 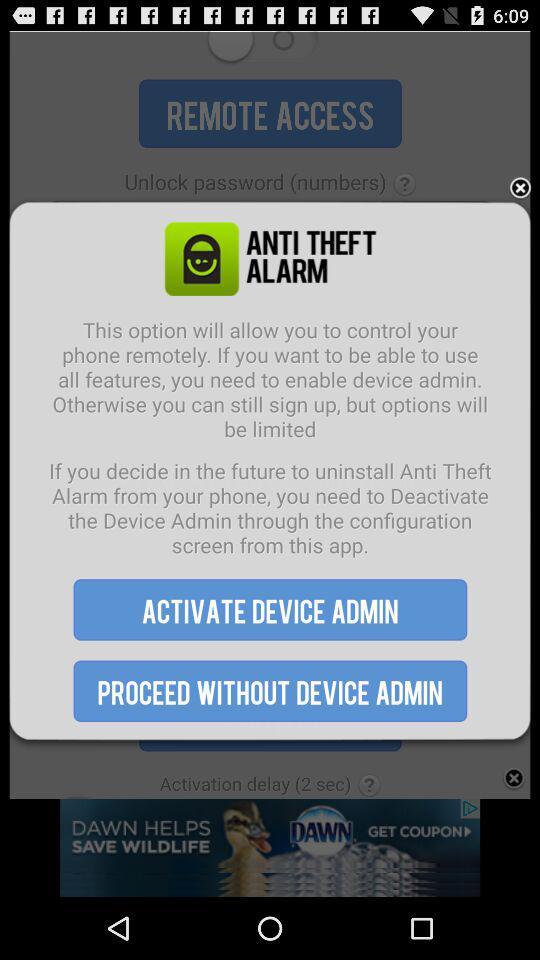 I want to click on icon at the bottom, so click(x=270, y=691).